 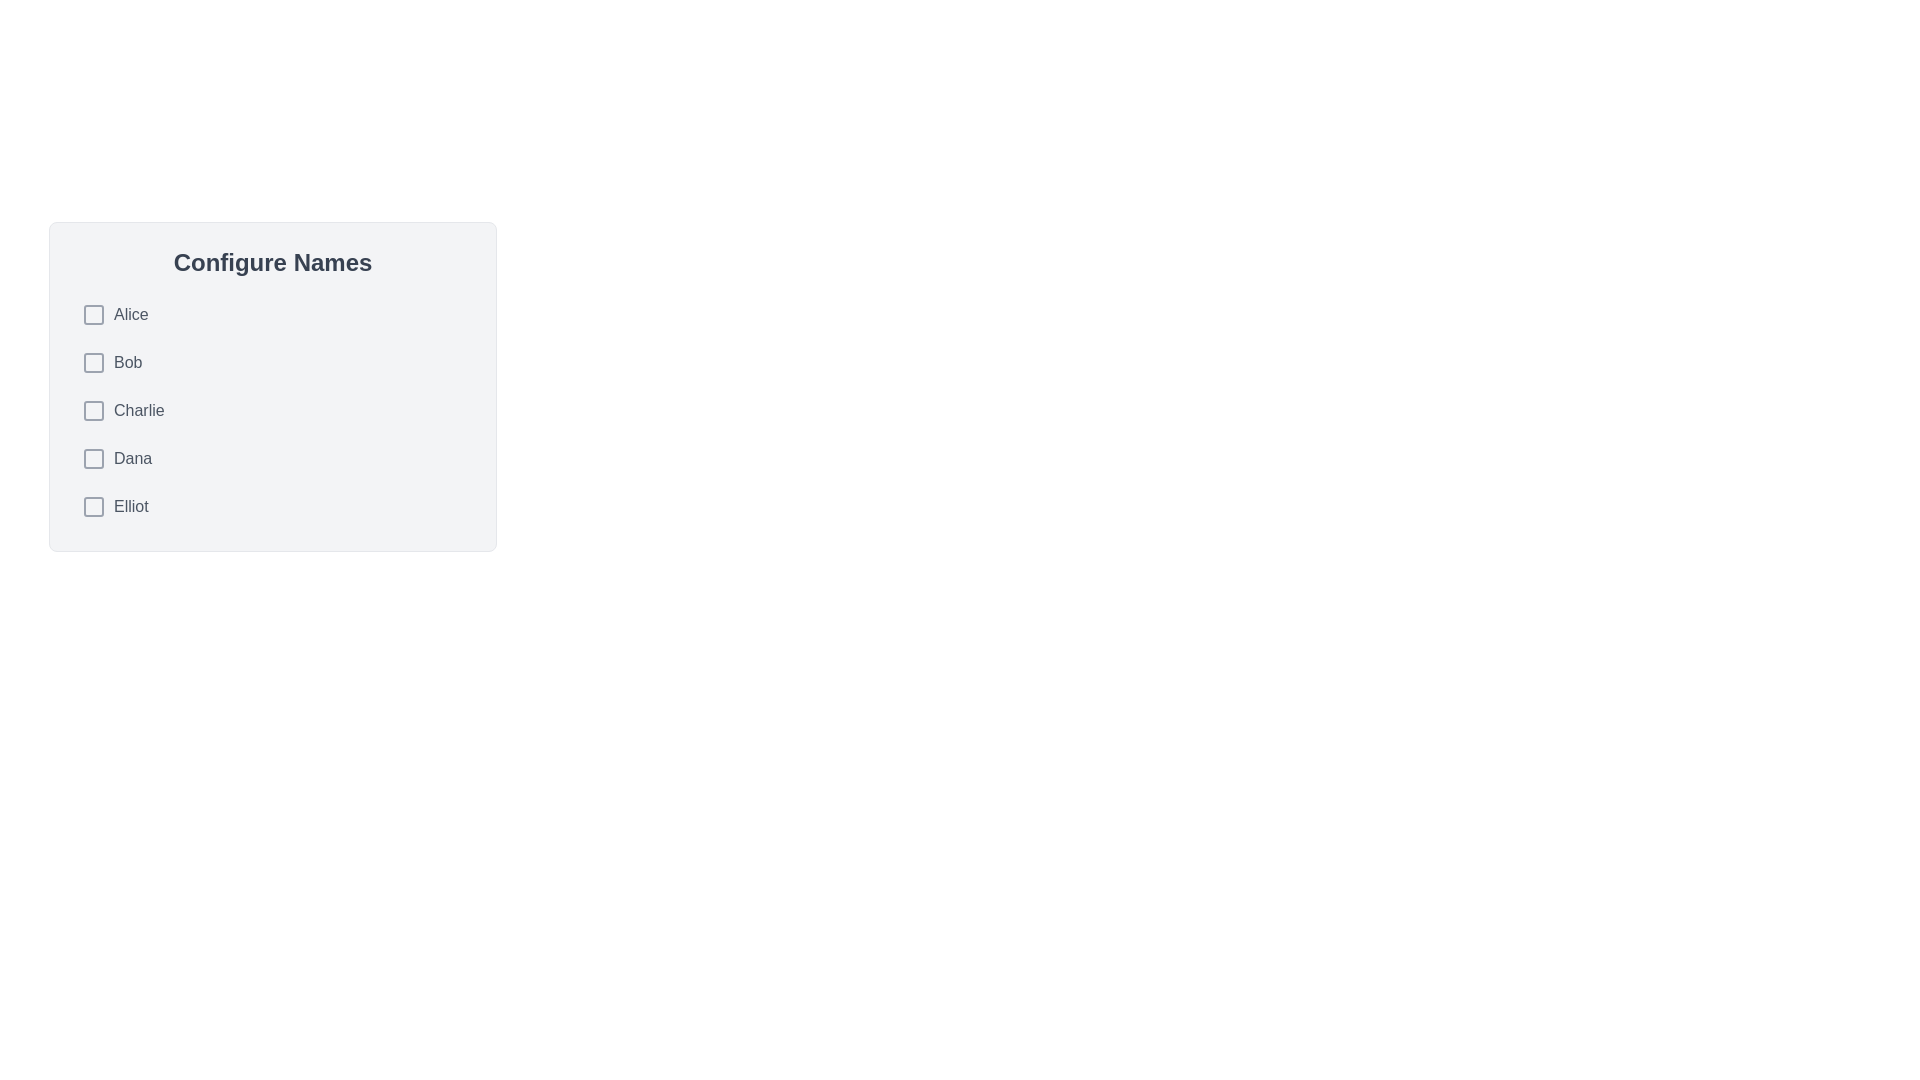 I want to click on the checkbox for the option 'Bob', which is the second checkbox in a vertical list of checkboxes aligned to the left of the name 'Bob', so click(x=93, y=362).